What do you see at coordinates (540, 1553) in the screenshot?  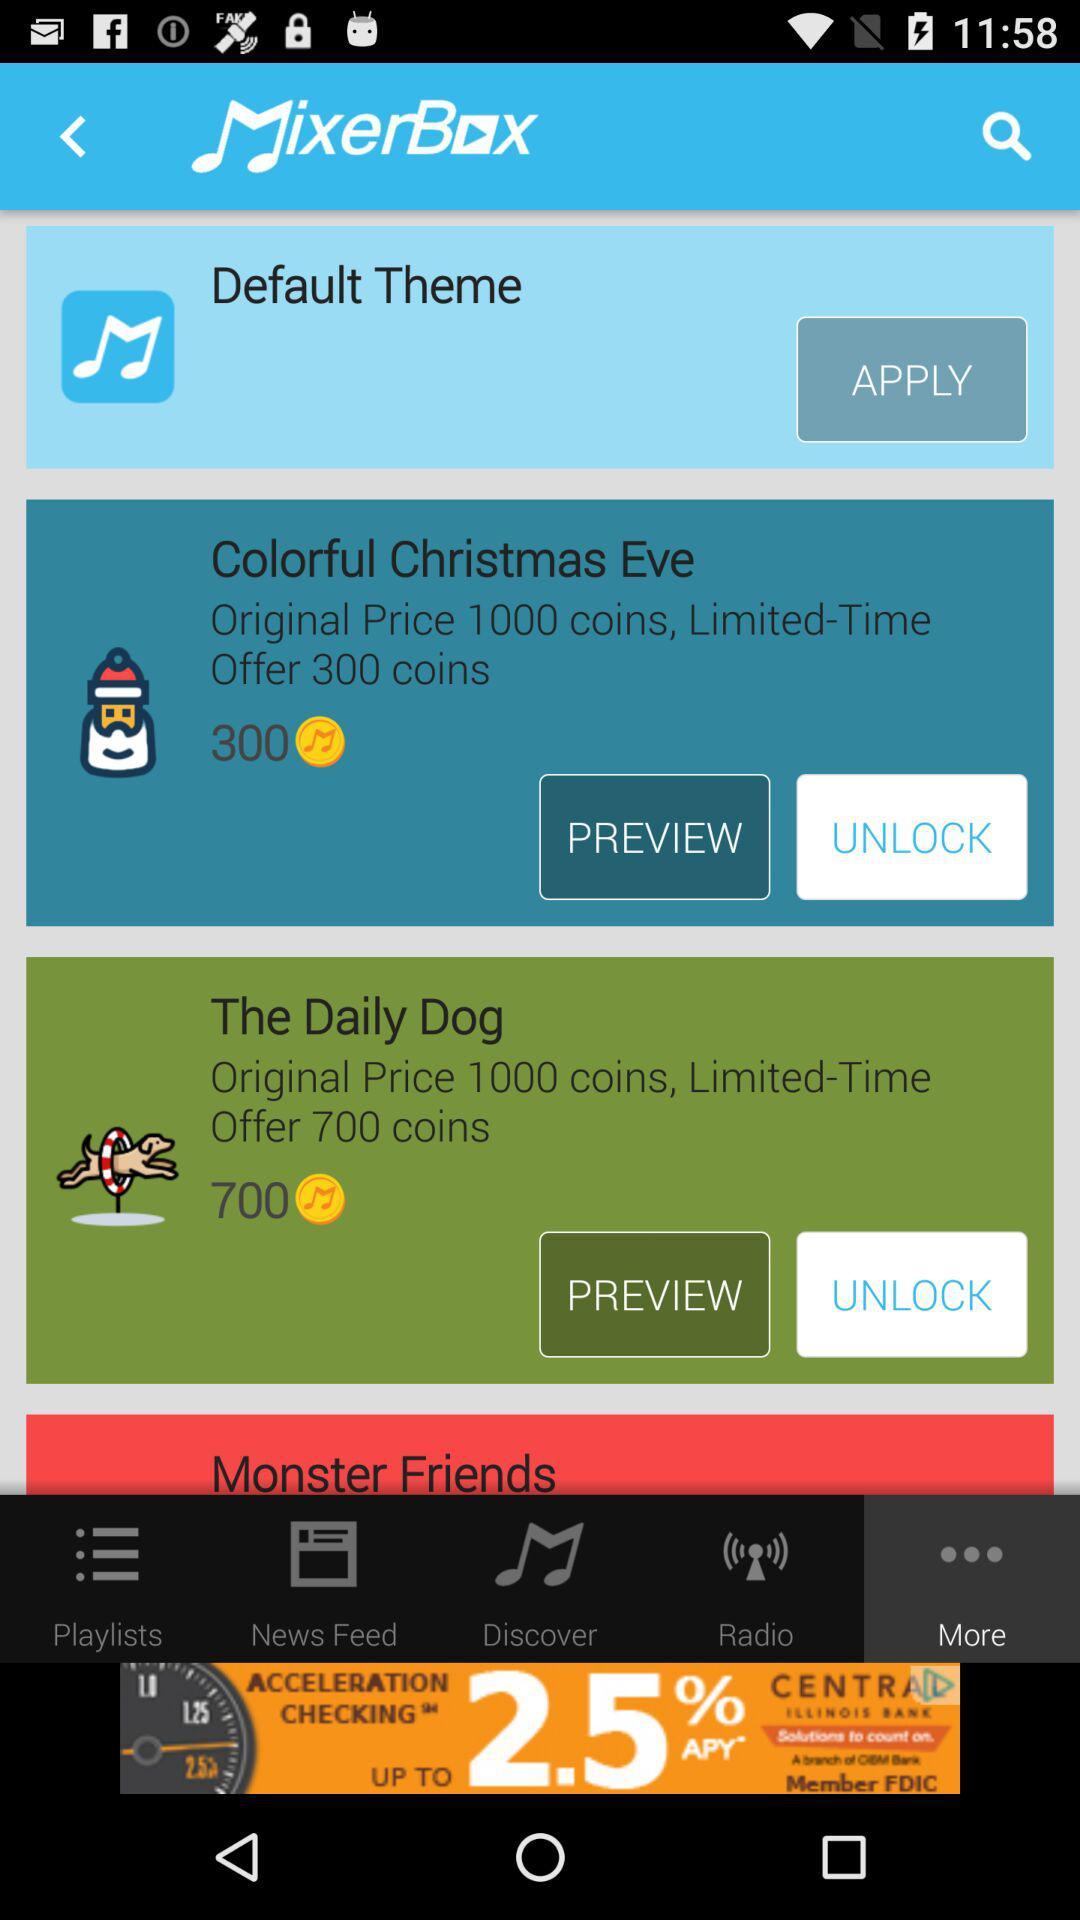 I see `the discover option` at bounding box center [540, 1553].